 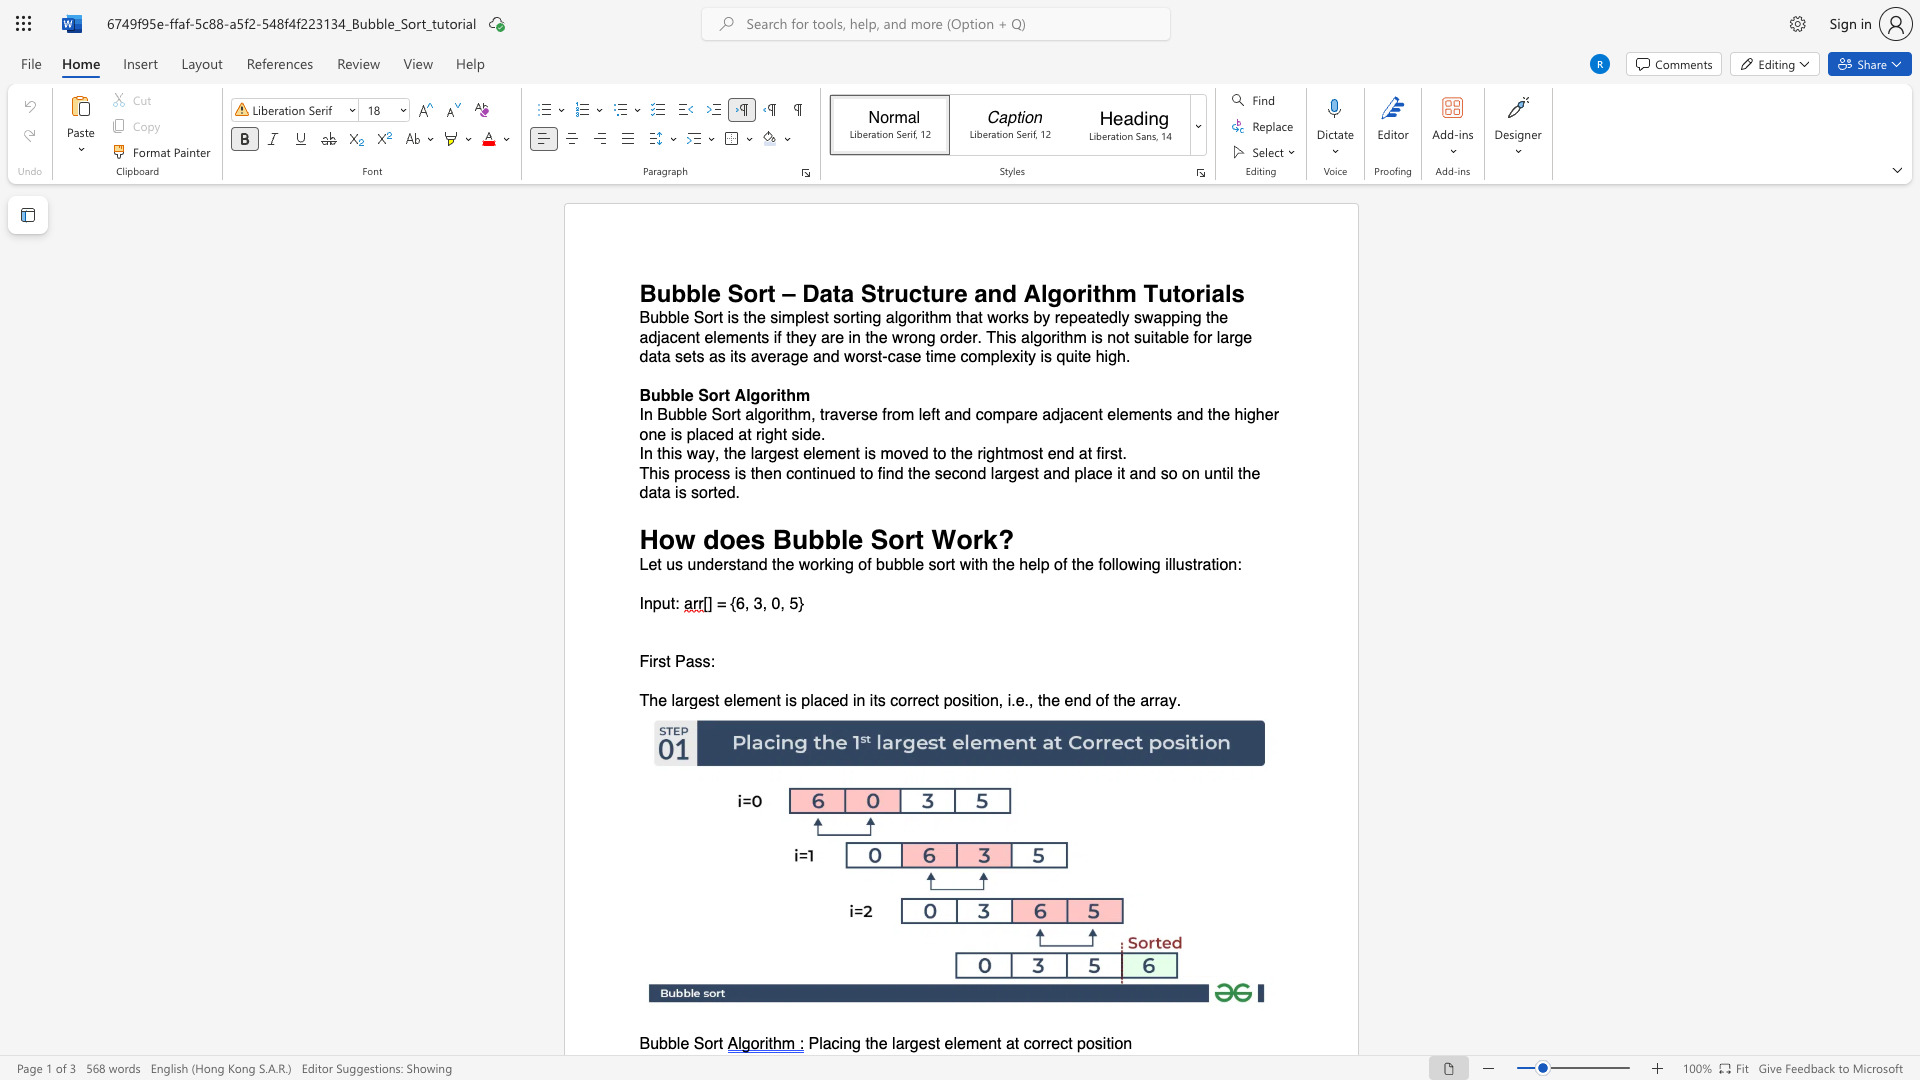 I want to click on the subset text "tion, i.e., the end of the a" within the text "The largest element is placed in its correct position, i.e., the end of the array.", so click(x=973, y=700).